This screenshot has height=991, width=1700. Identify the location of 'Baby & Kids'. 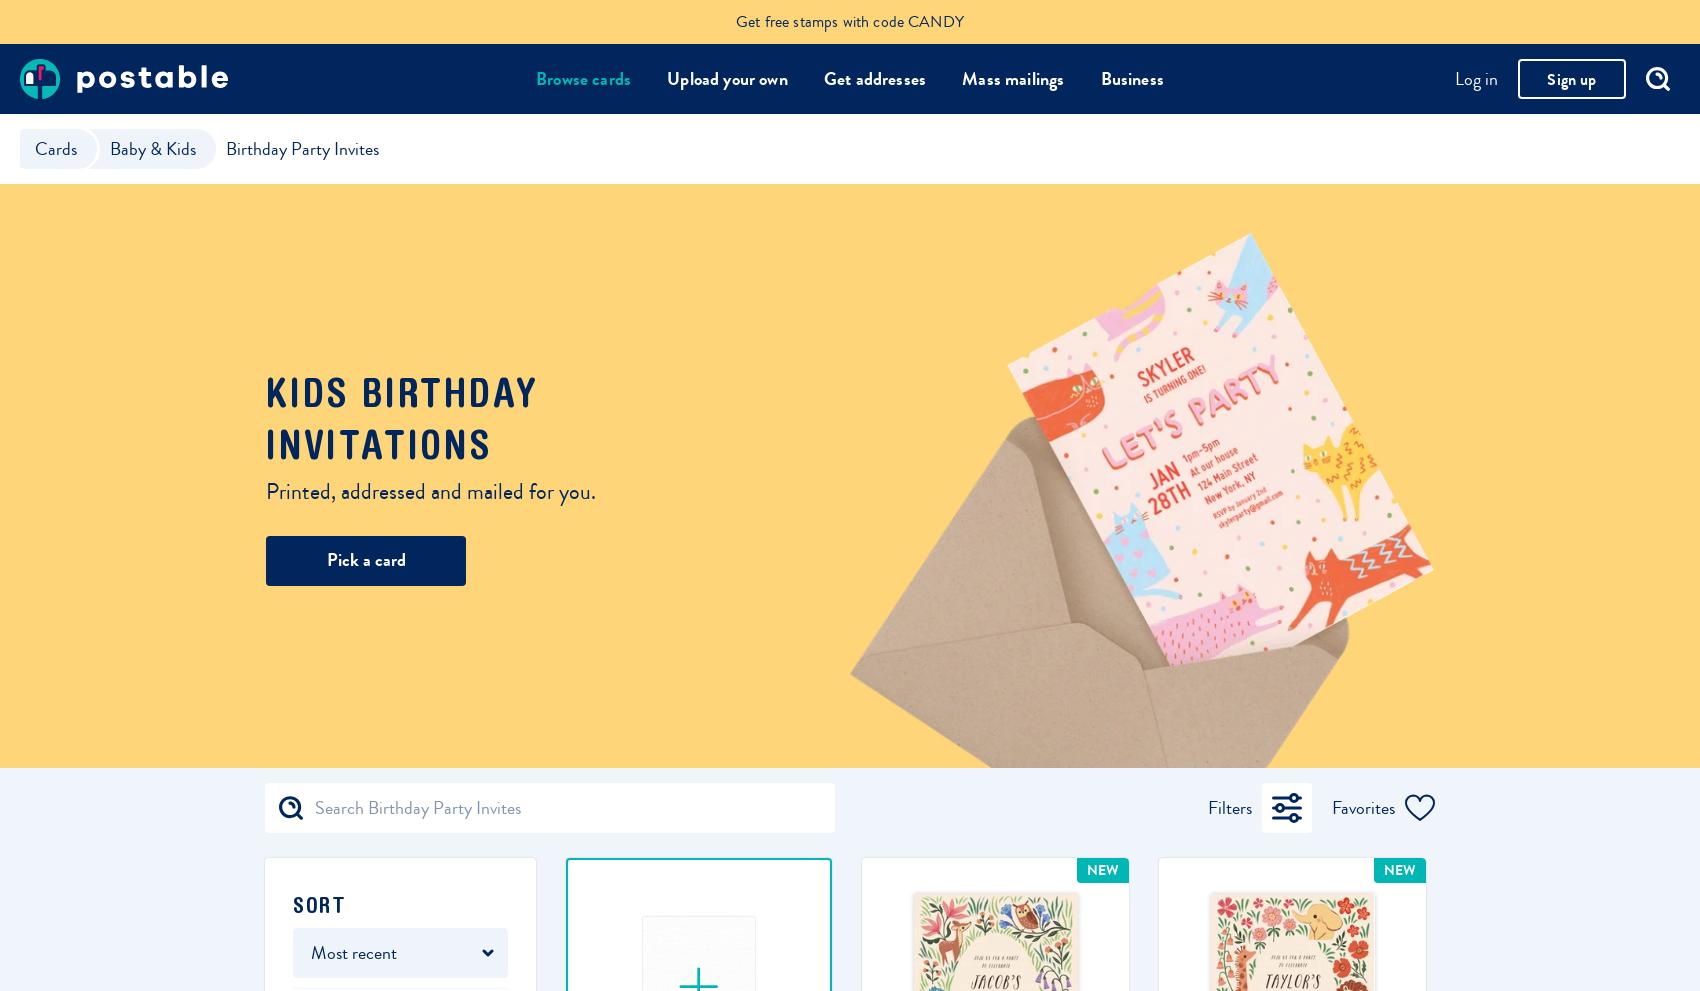
(108, 147).